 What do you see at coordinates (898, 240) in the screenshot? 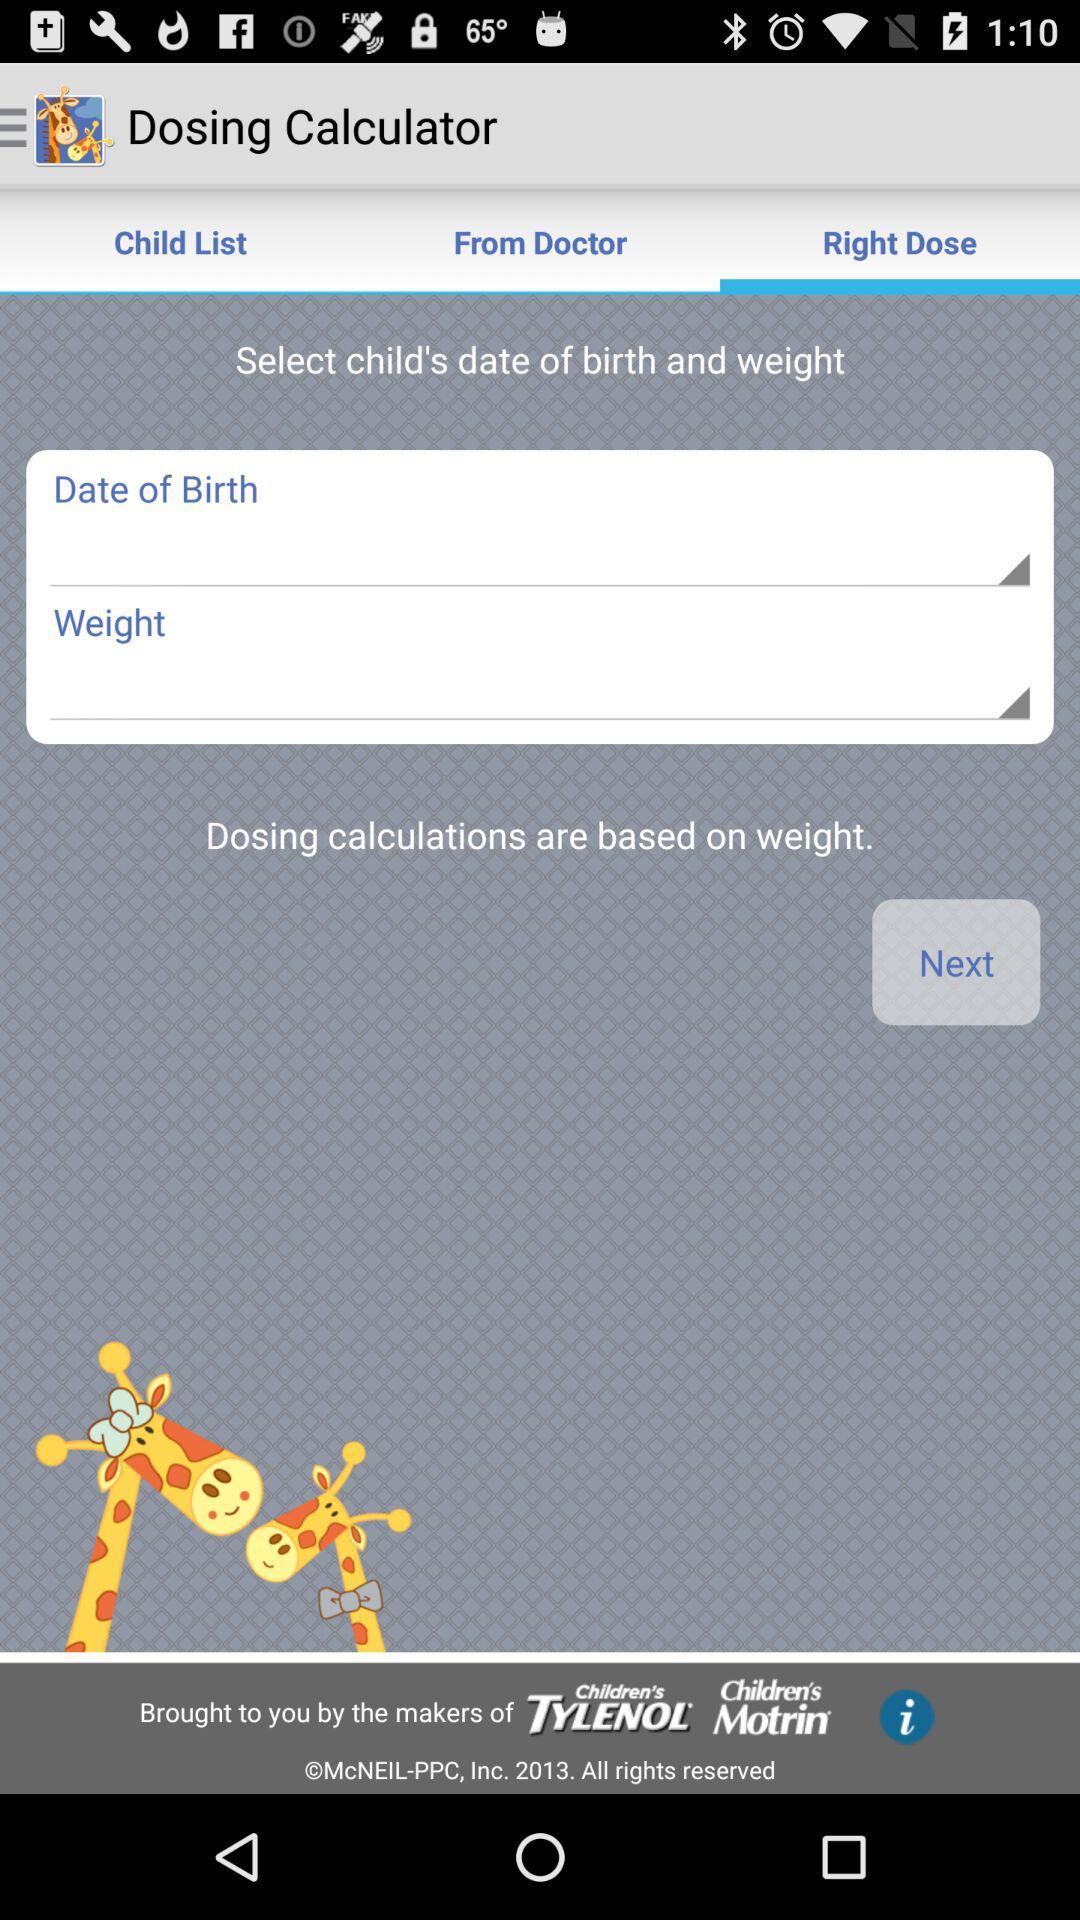
I see `the item to the right of from doctor icon` at bounding box center [898, 240].